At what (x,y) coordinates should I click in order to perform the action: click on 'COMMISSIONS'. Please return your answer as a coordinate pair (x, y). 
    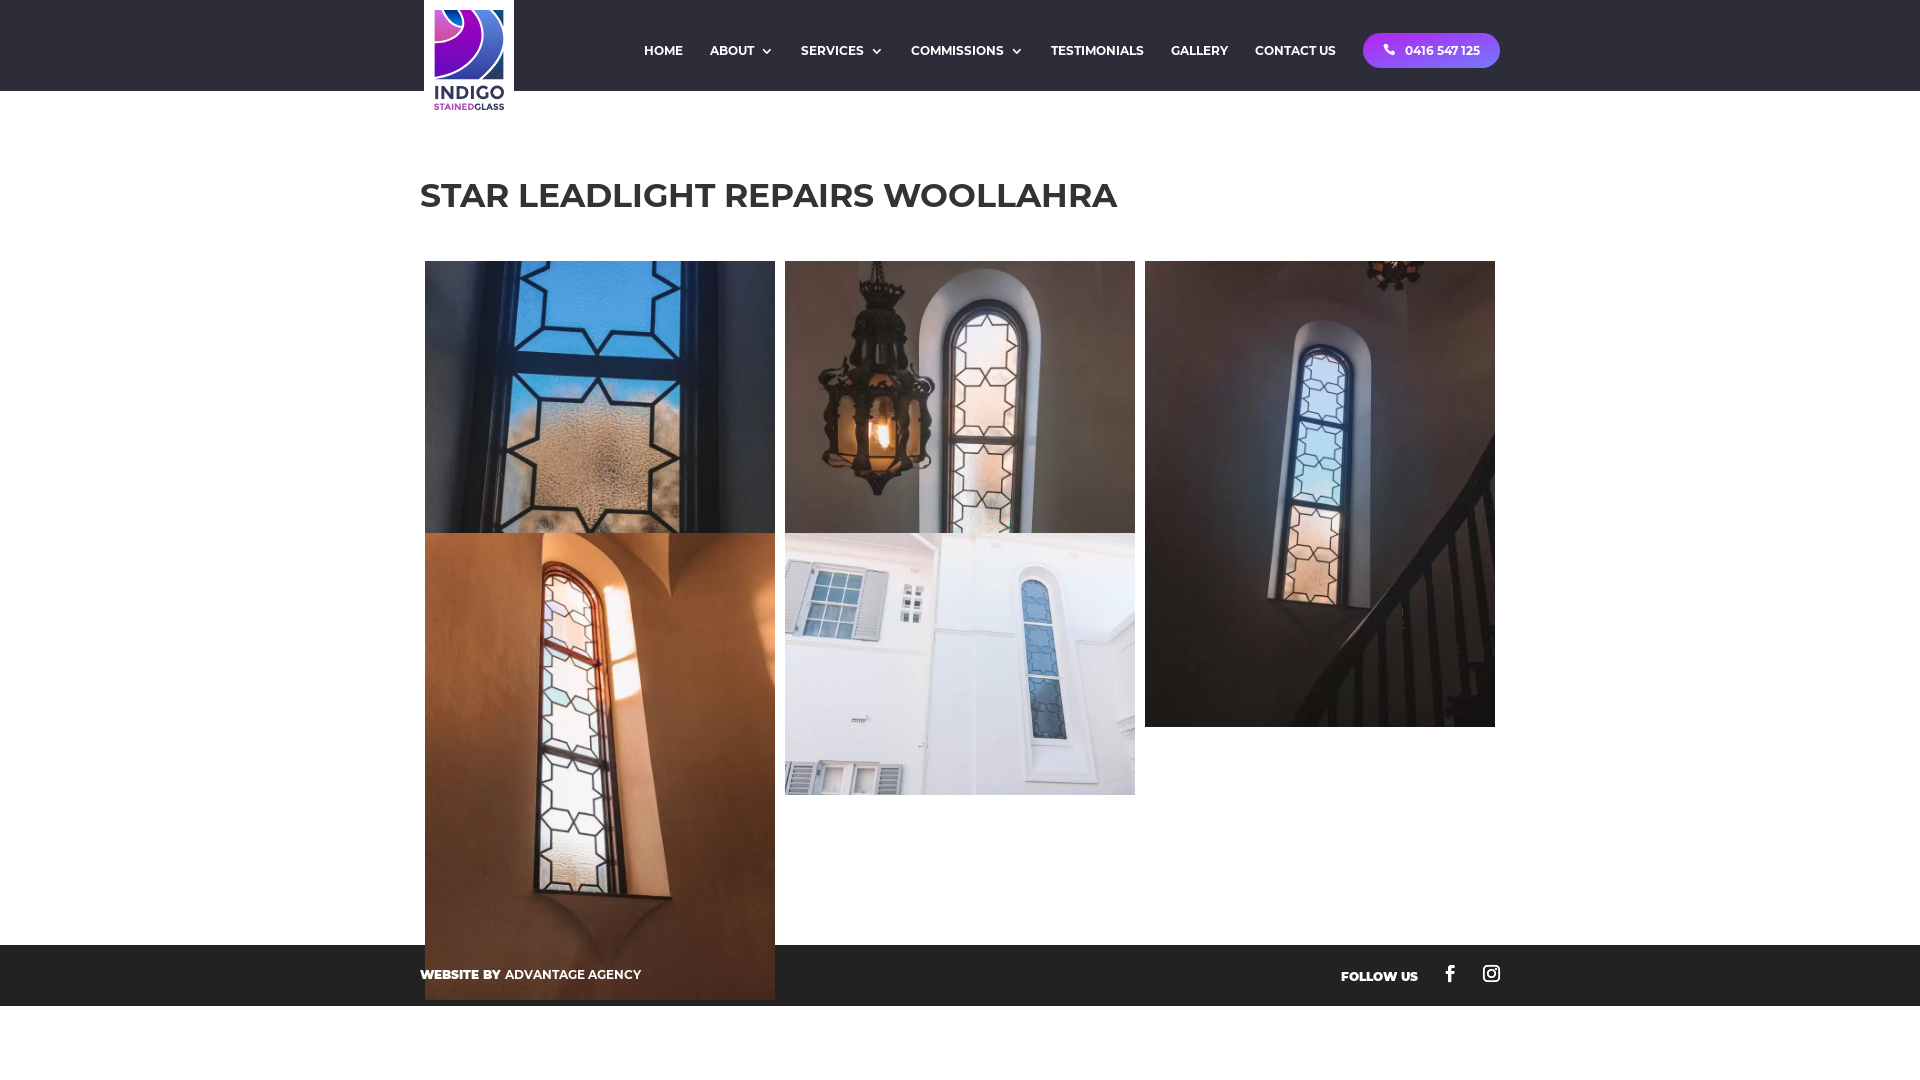
    Looking at the image, I should click on (967, 66).